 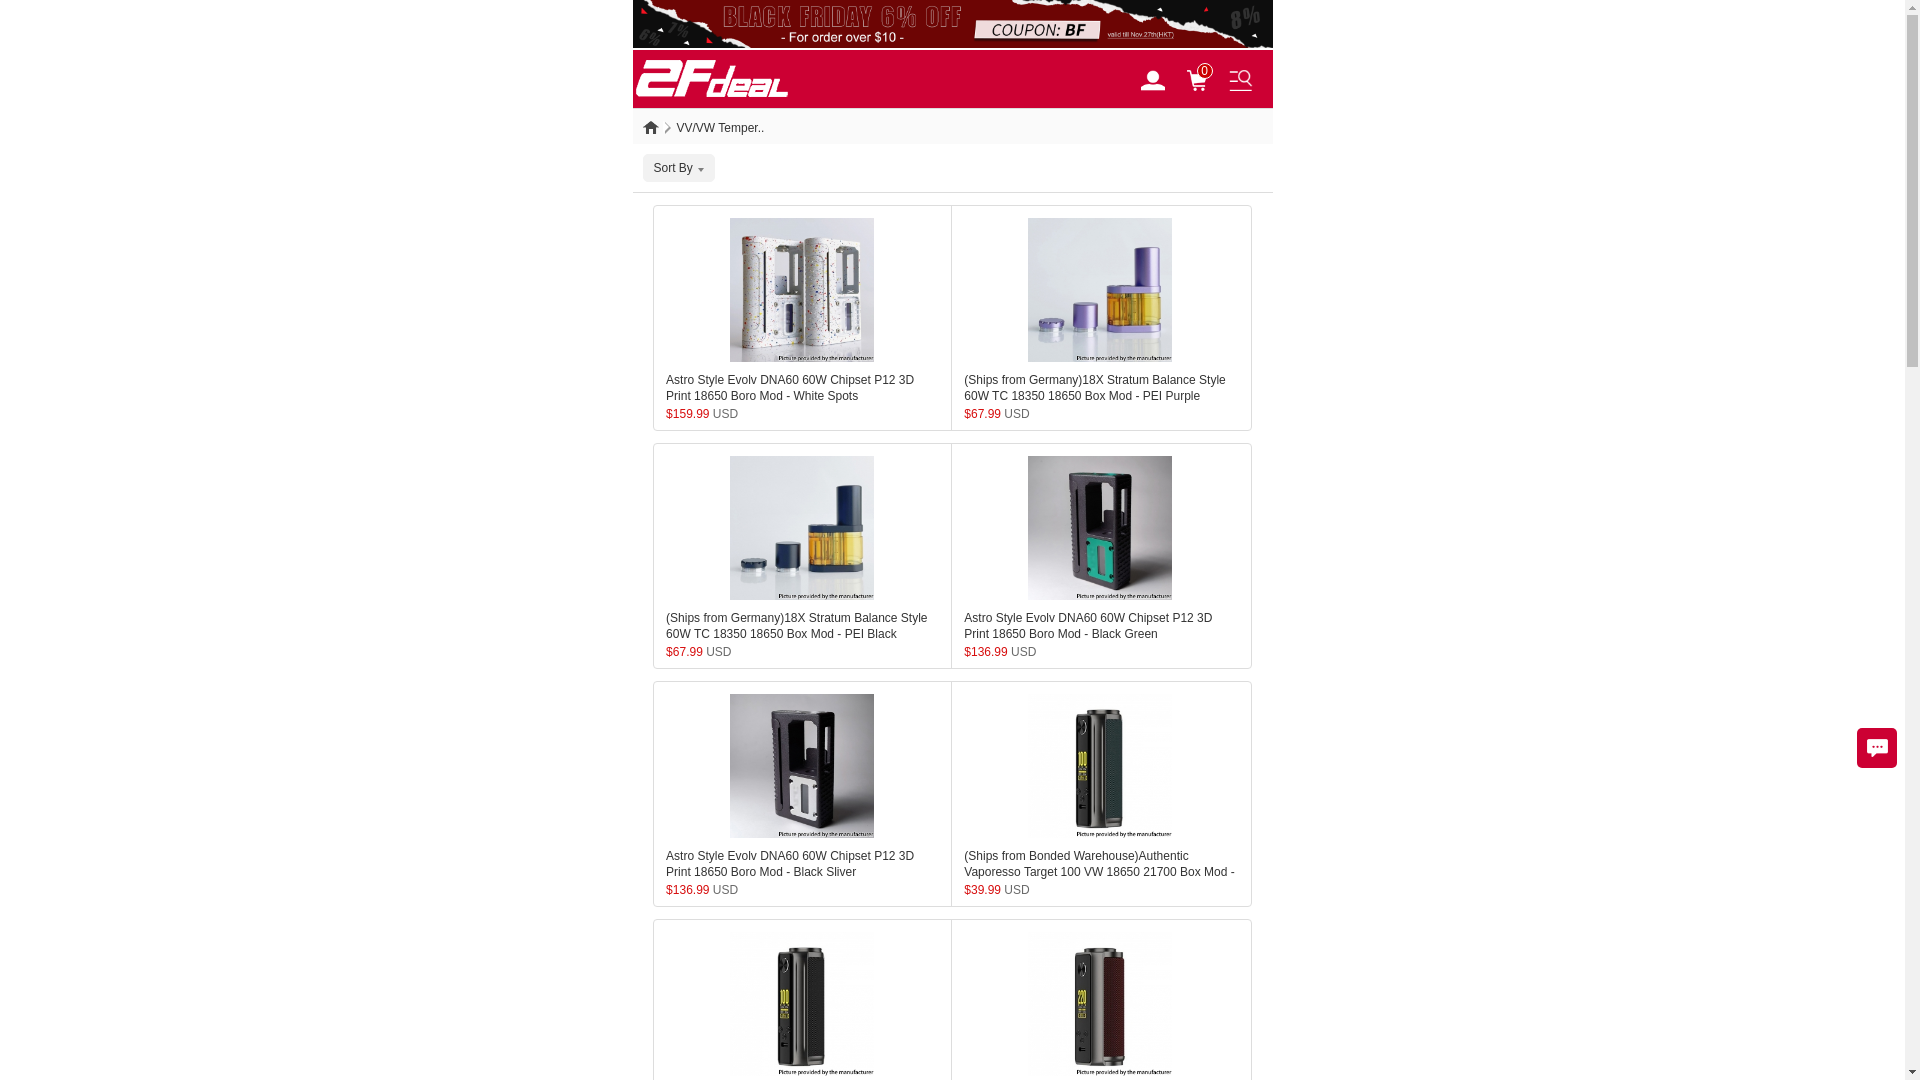 I want to click on '0', so click(x=1204, y=77).